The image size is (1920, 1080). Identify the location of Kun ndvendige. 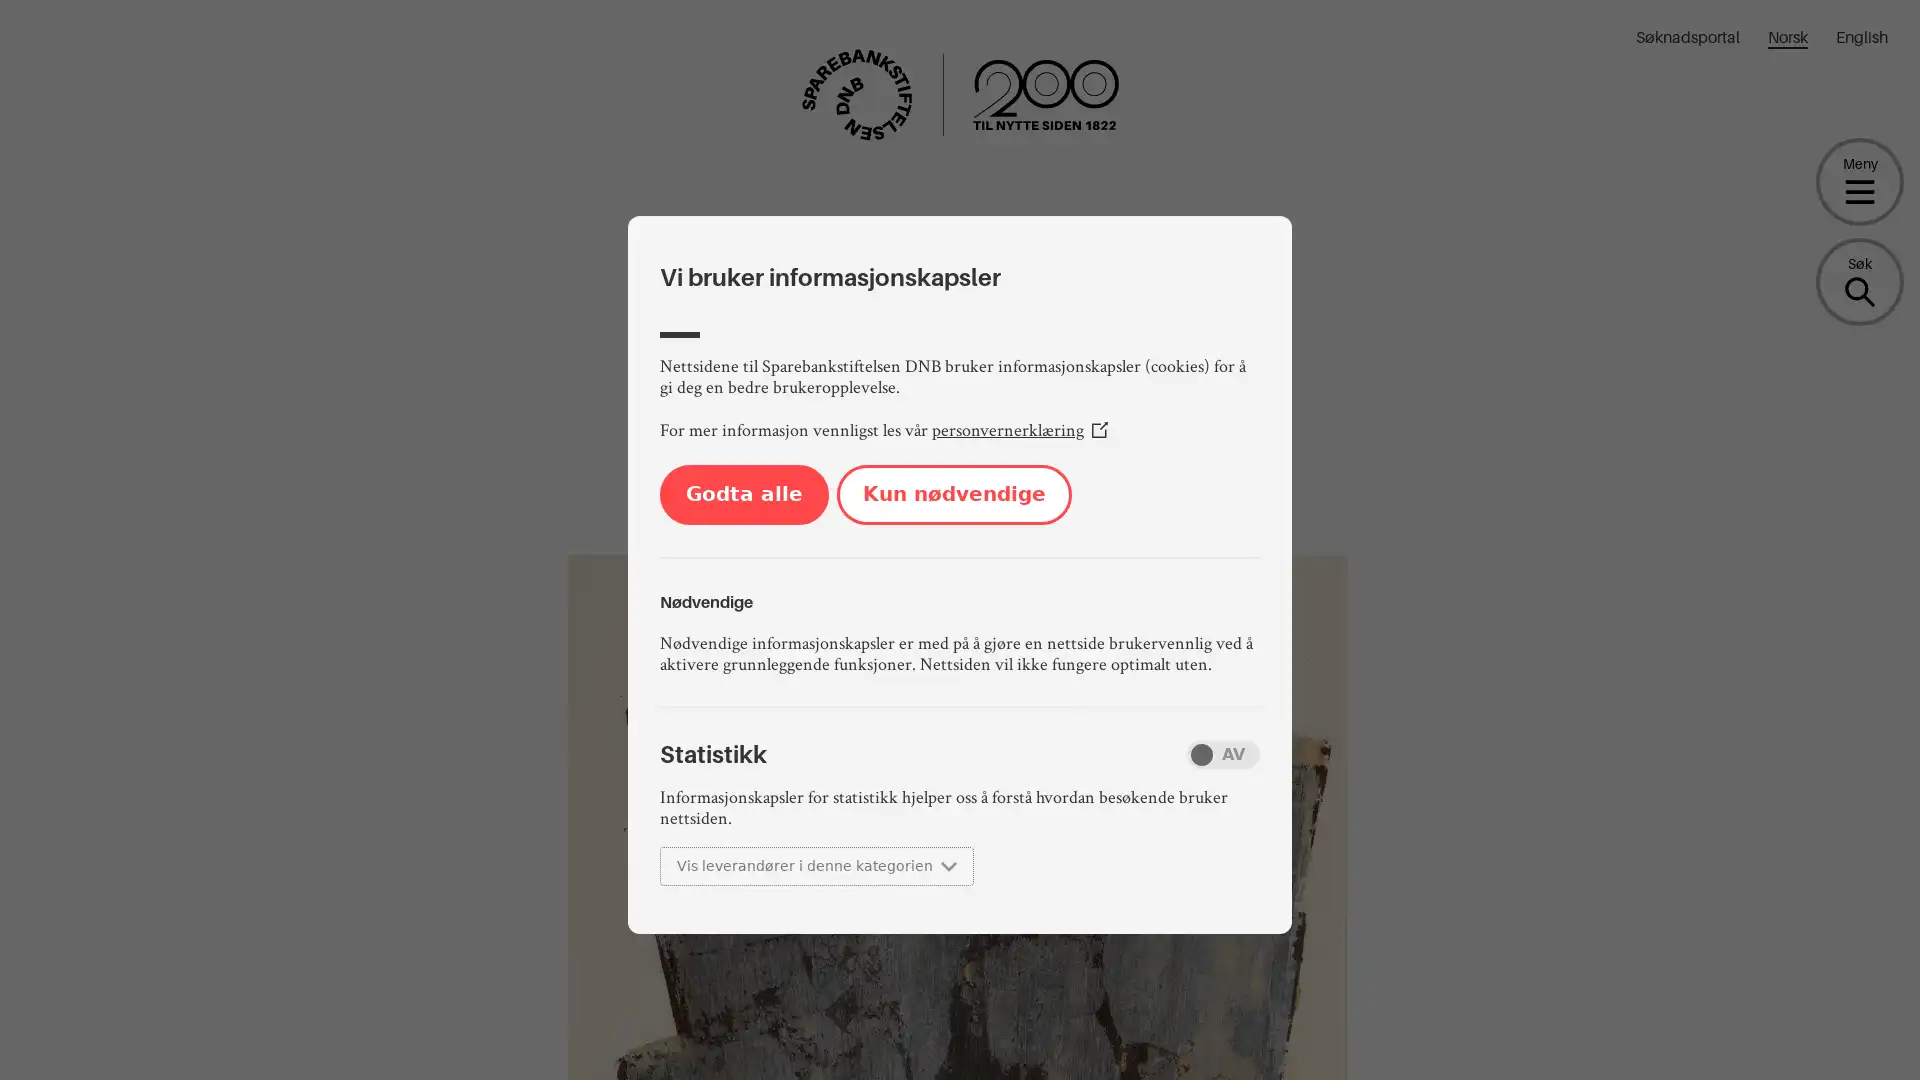
(953, 494).